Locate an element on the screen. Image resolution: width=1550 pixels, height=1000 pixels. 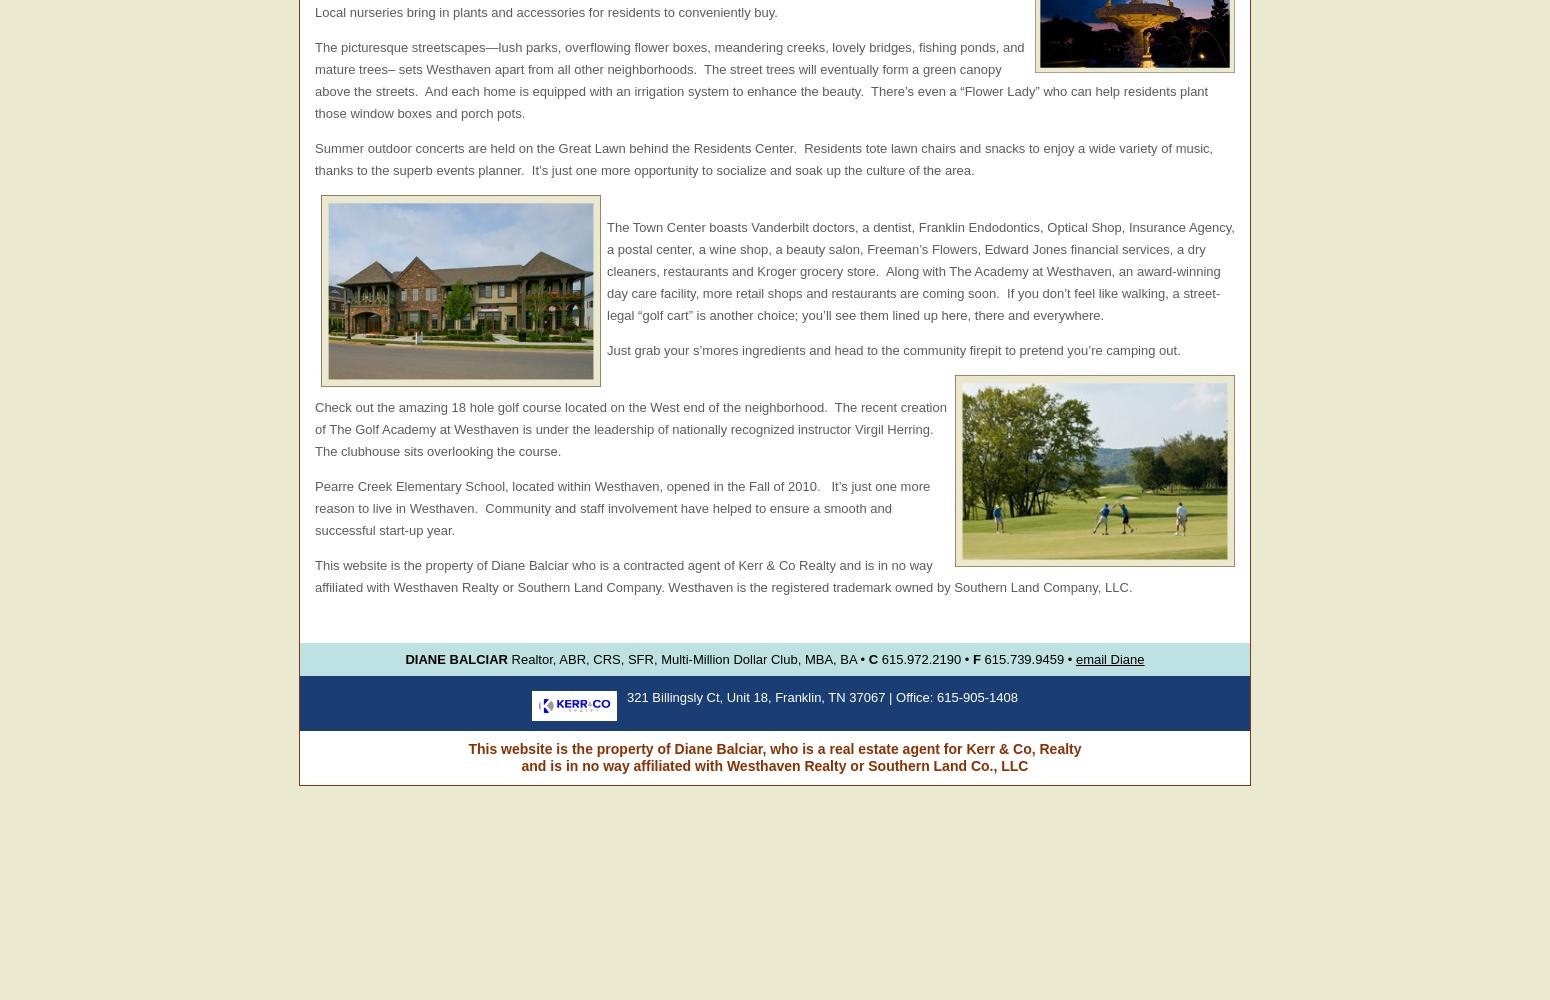
'This website is the property of Diane Balciar, who is a real estate agent for Kerr & Co, Realty' is located at coordinates (774, 748).